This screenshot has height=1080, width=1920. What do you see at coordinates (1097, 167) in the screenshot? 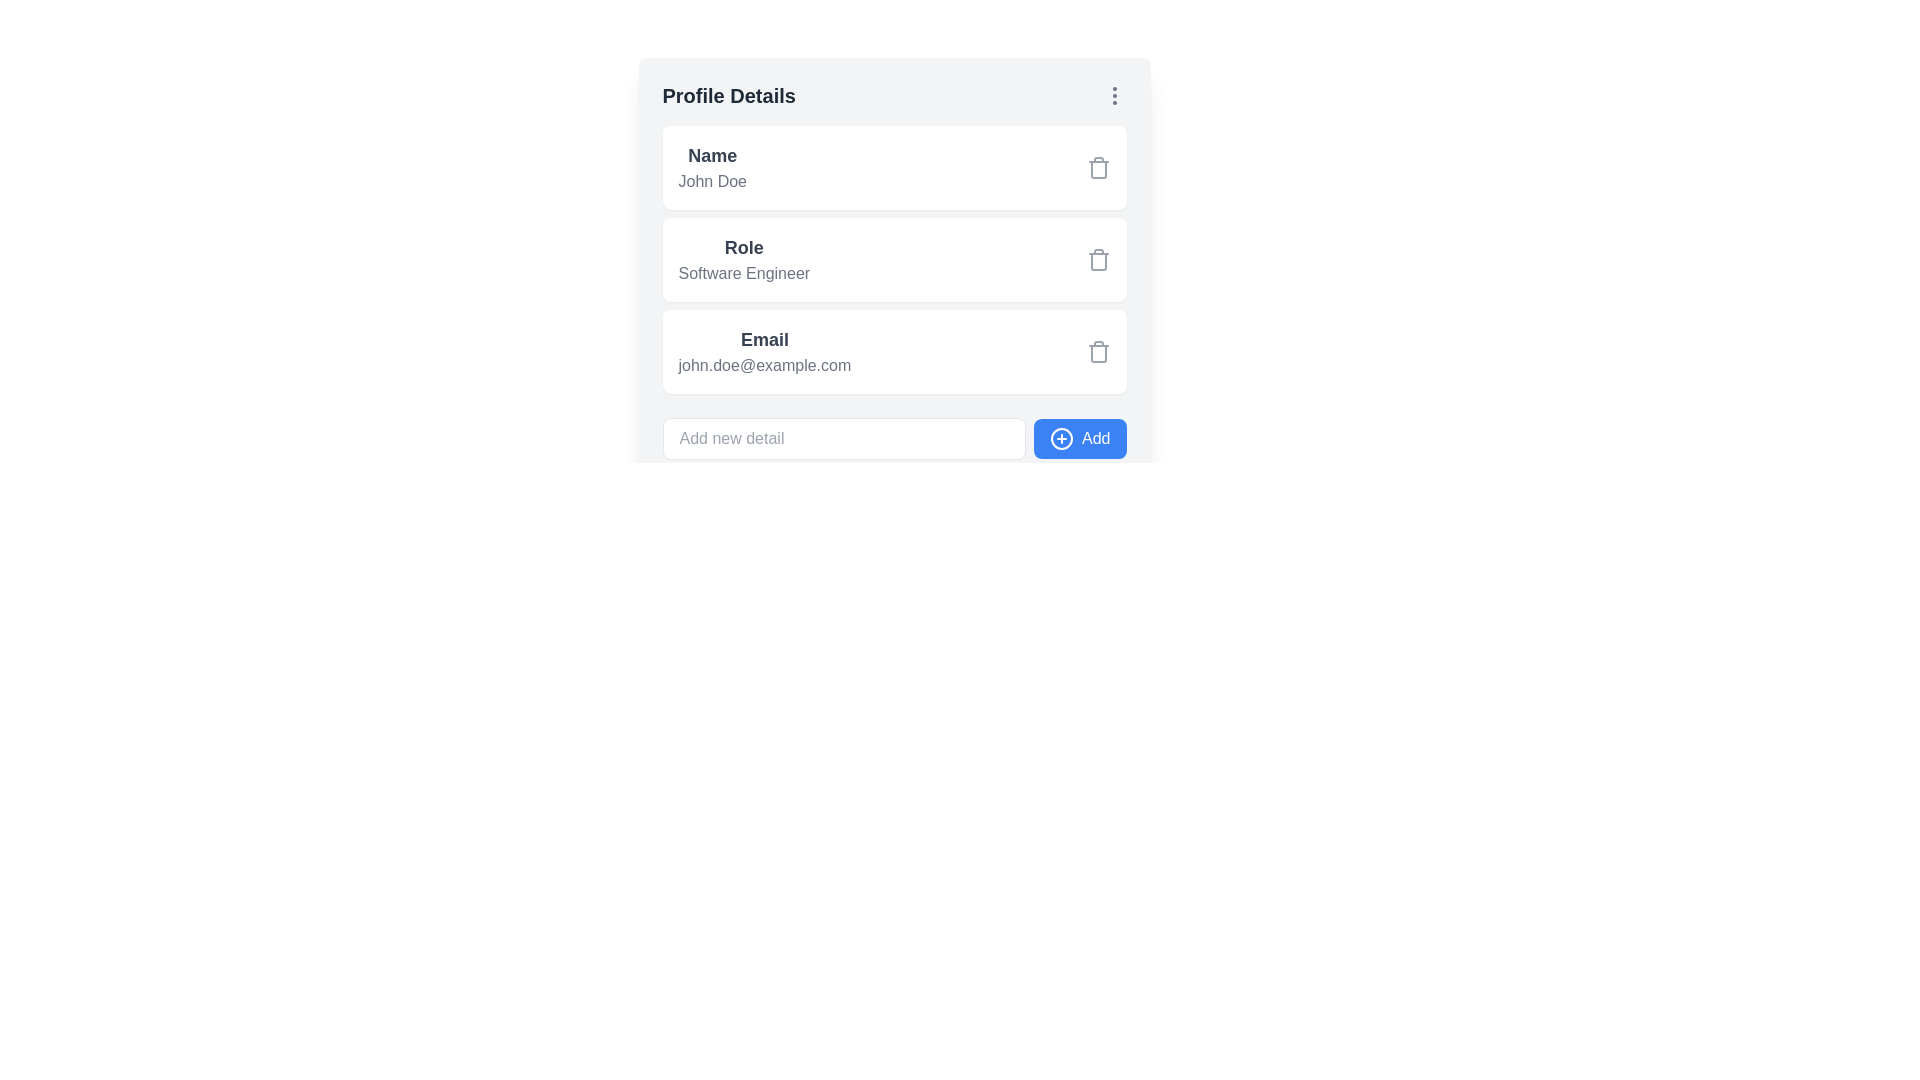
I see `the gray trash icon button located on the far-right end of the 'Name' entry section` at bounding box center [1097, 167].